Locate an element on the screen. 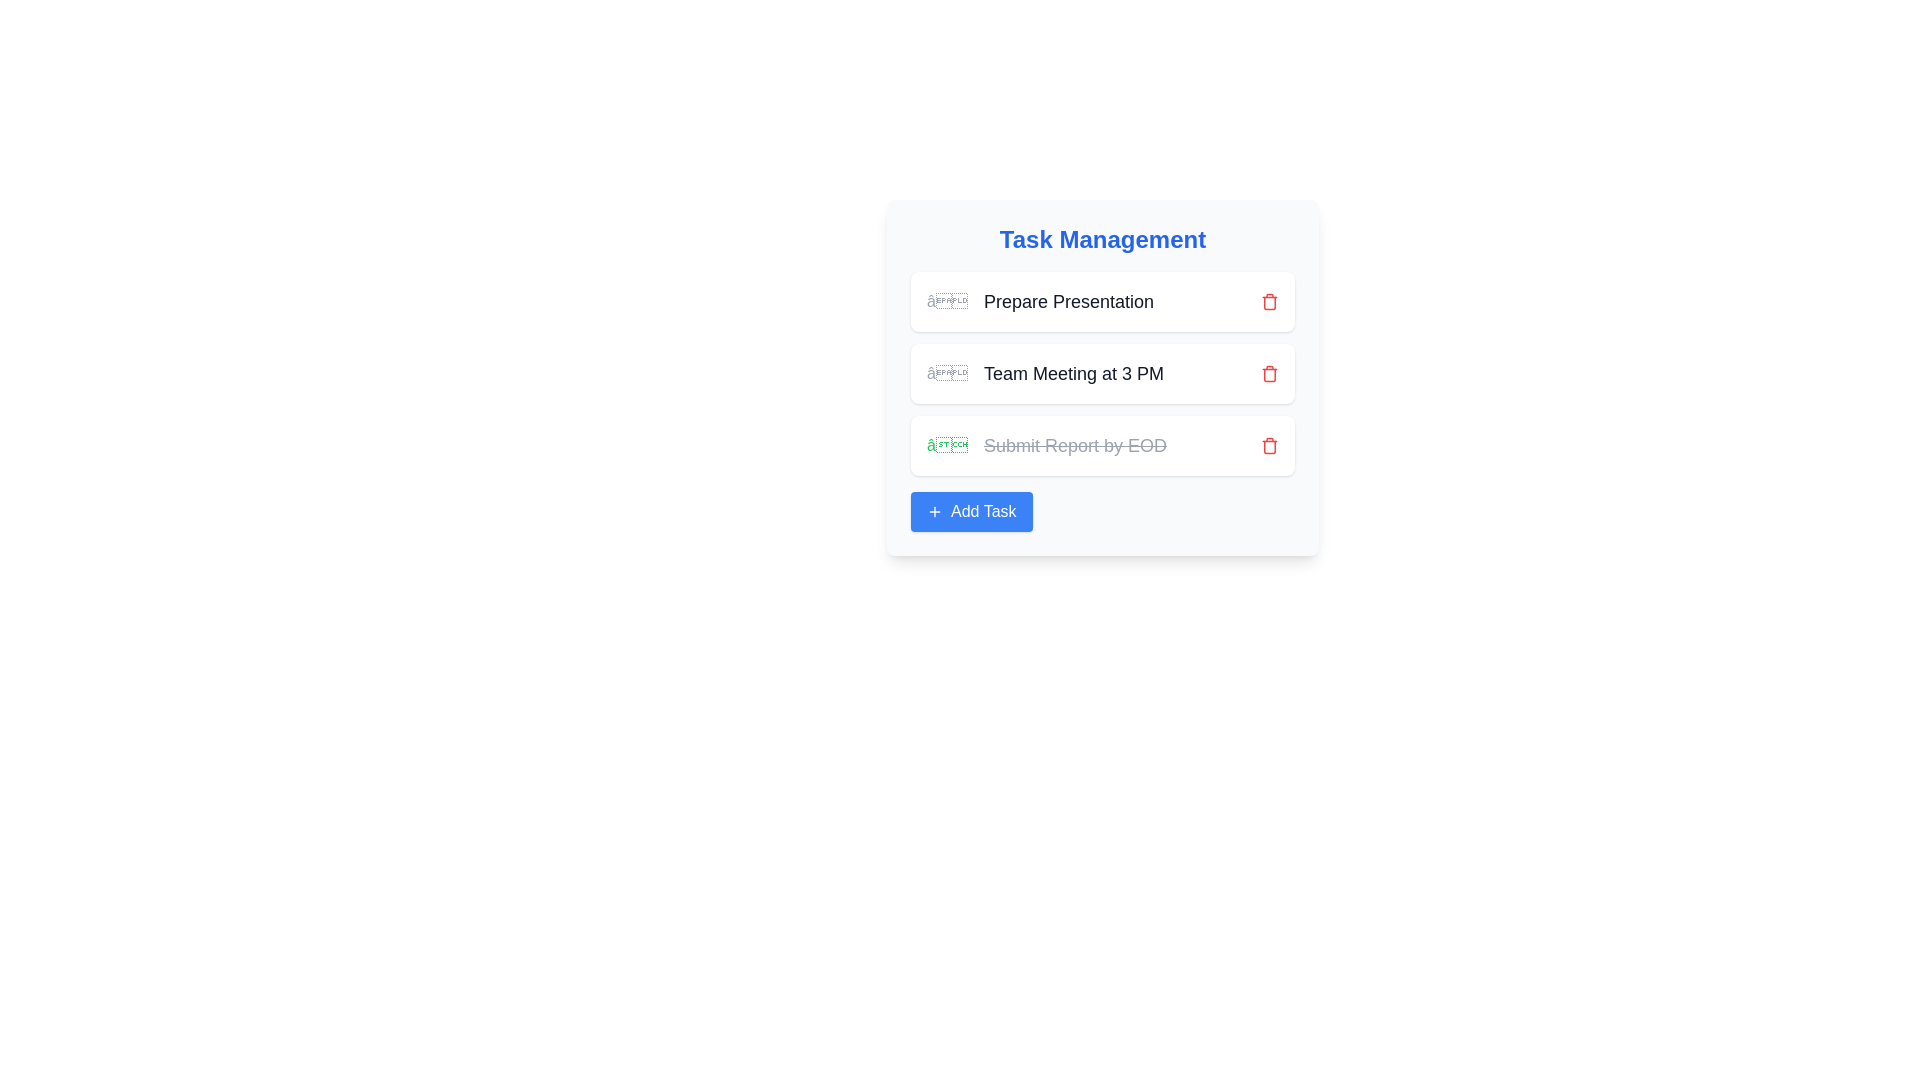 Image resolution: width=1920 pixels, height=1080 pixels. the text label reading 'Team Meeting at 3 PM', which is styled in a large-sized font and located in the middle of a vertical list of tasks is located at coordinates (1072, 374).